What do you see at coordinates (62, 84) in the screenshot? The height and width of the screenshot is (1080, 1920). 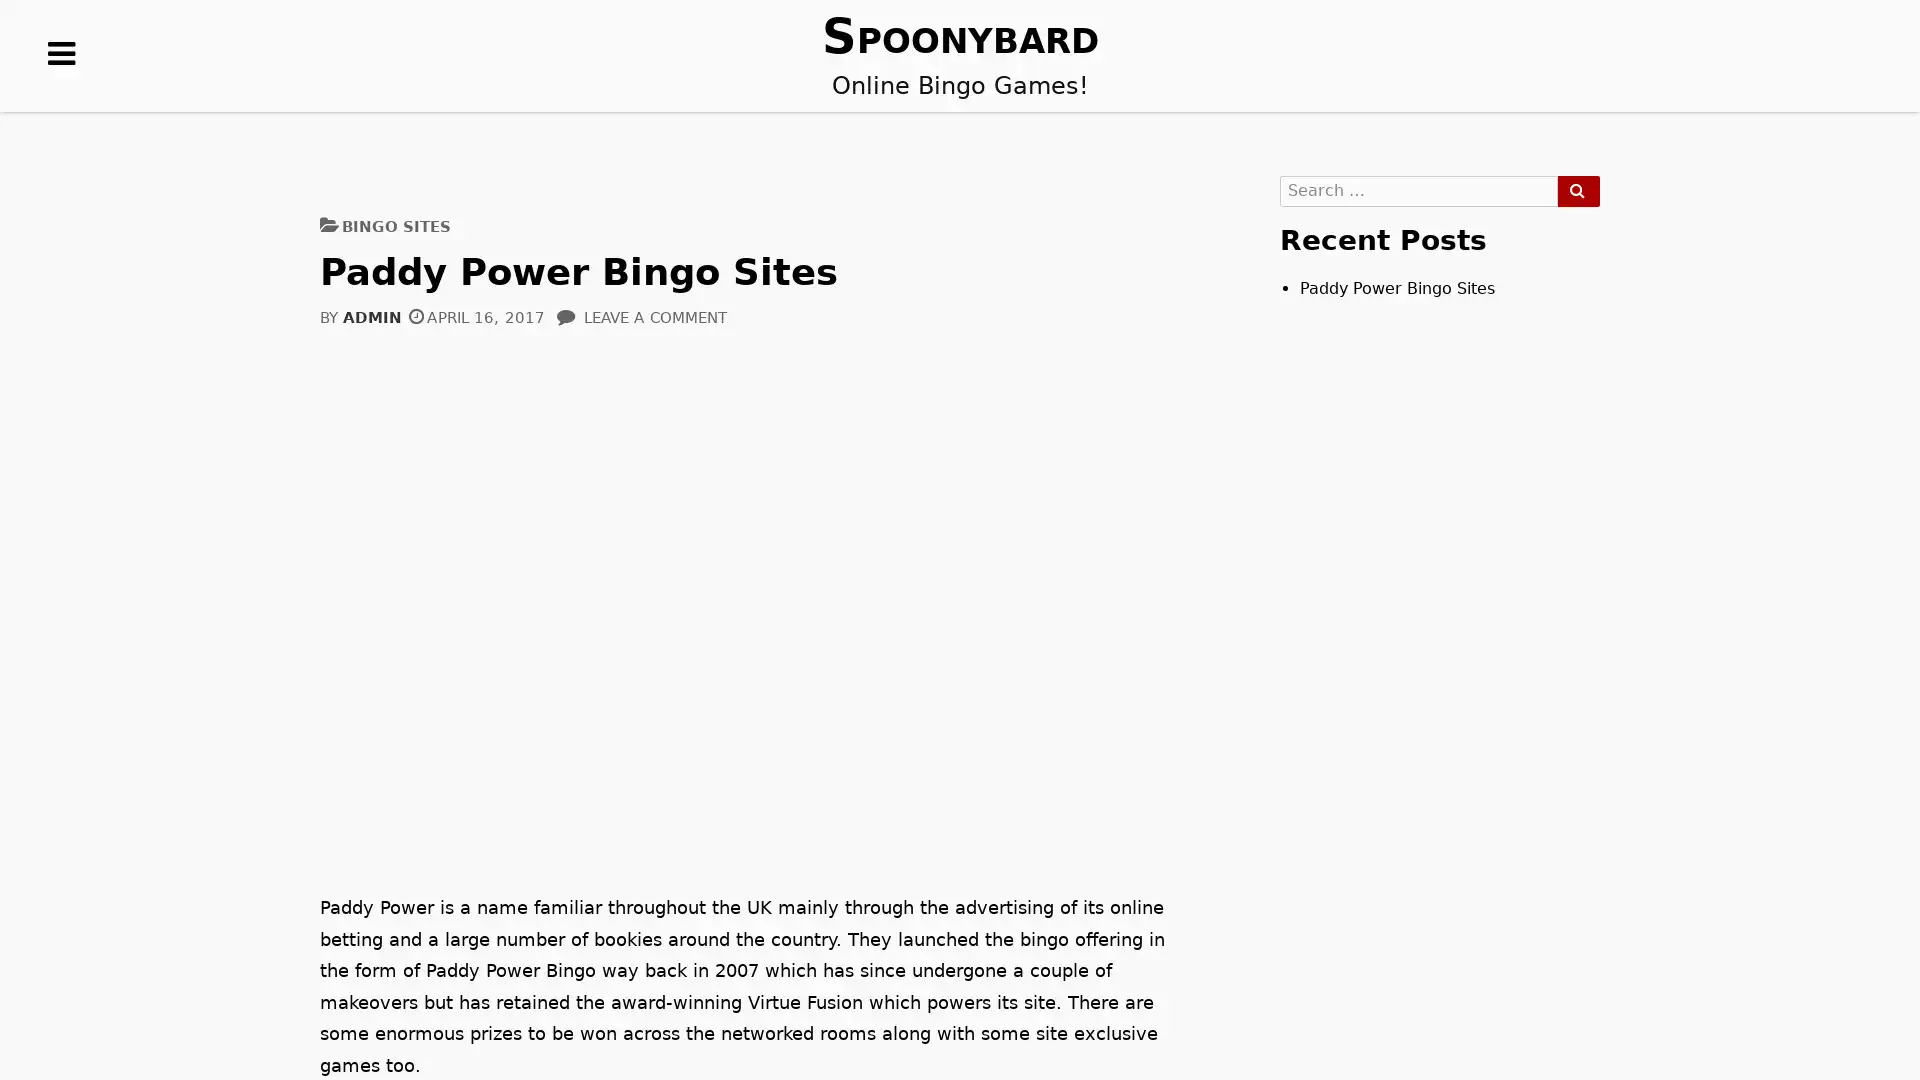 I see `MENUS` at bounding box center [62, 84].